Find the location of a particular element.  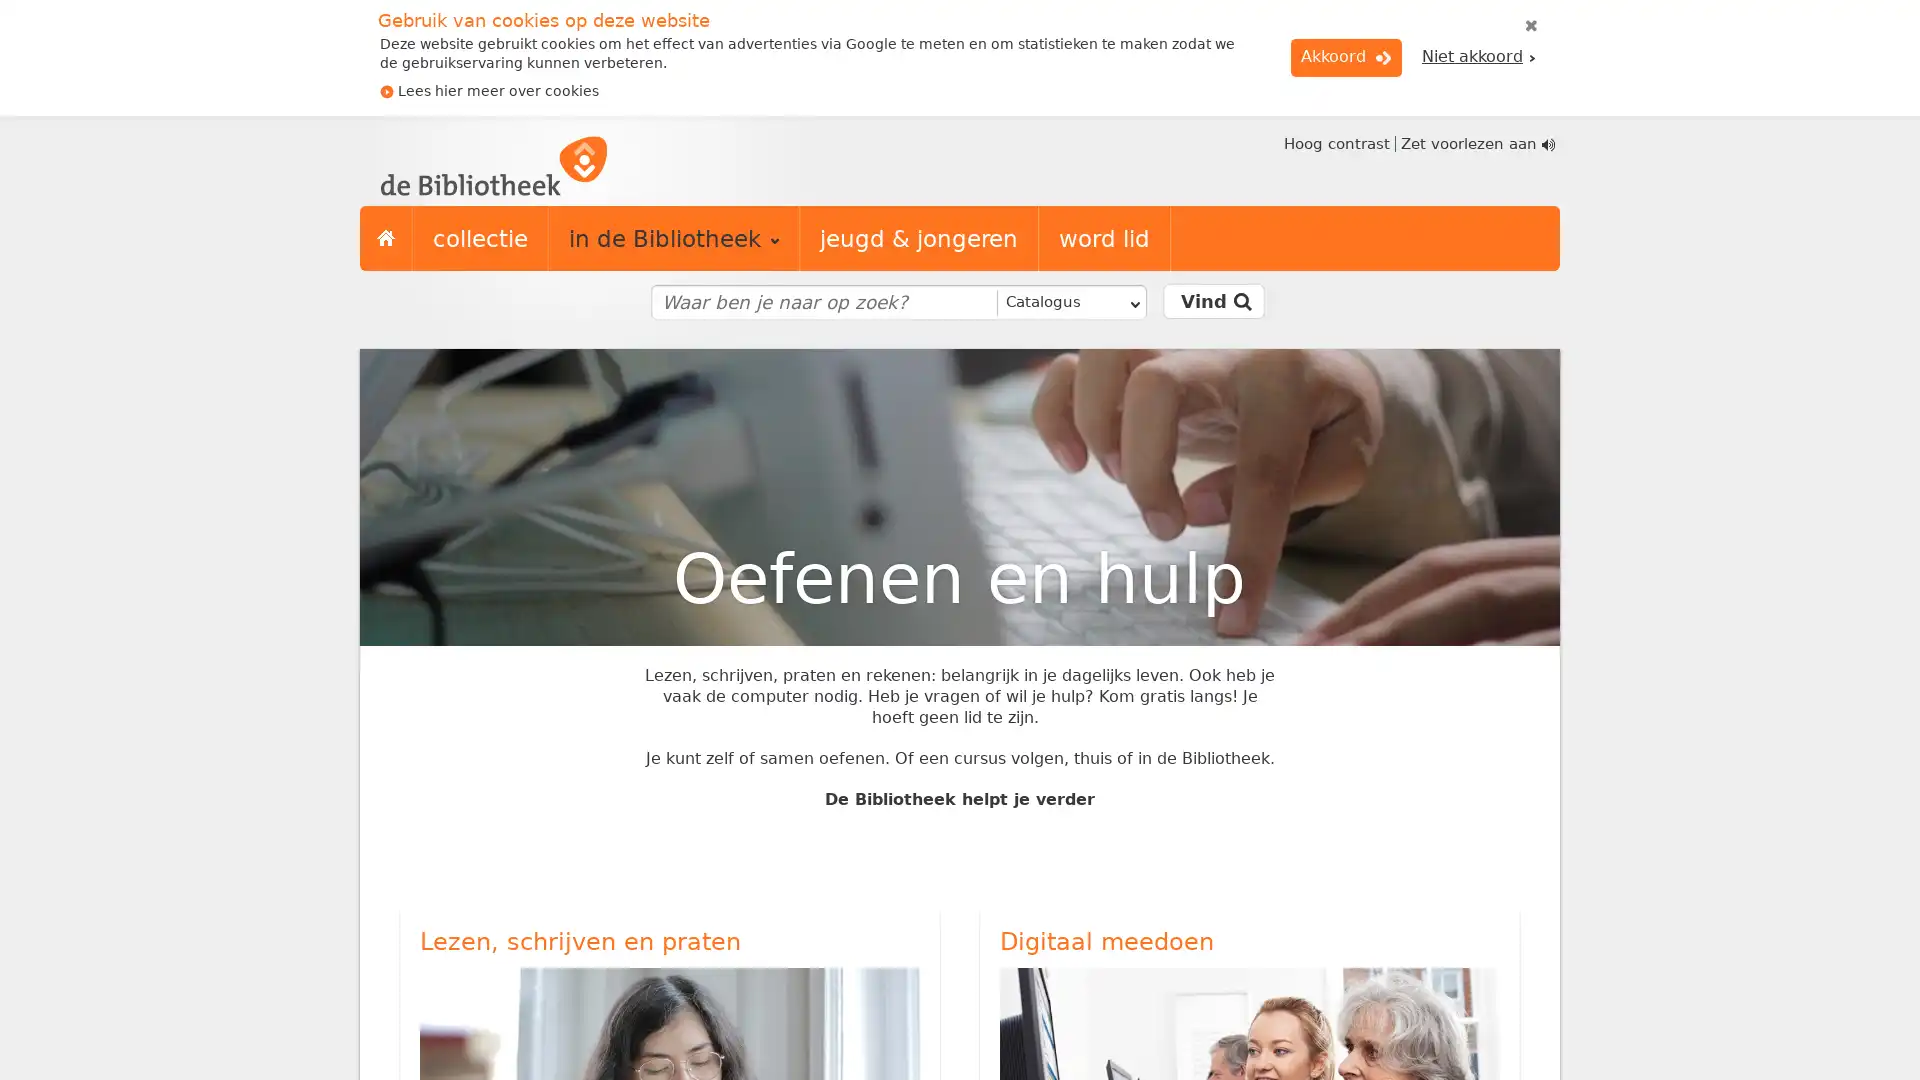

Niet akkoord is located at coordinates (1478, 56).